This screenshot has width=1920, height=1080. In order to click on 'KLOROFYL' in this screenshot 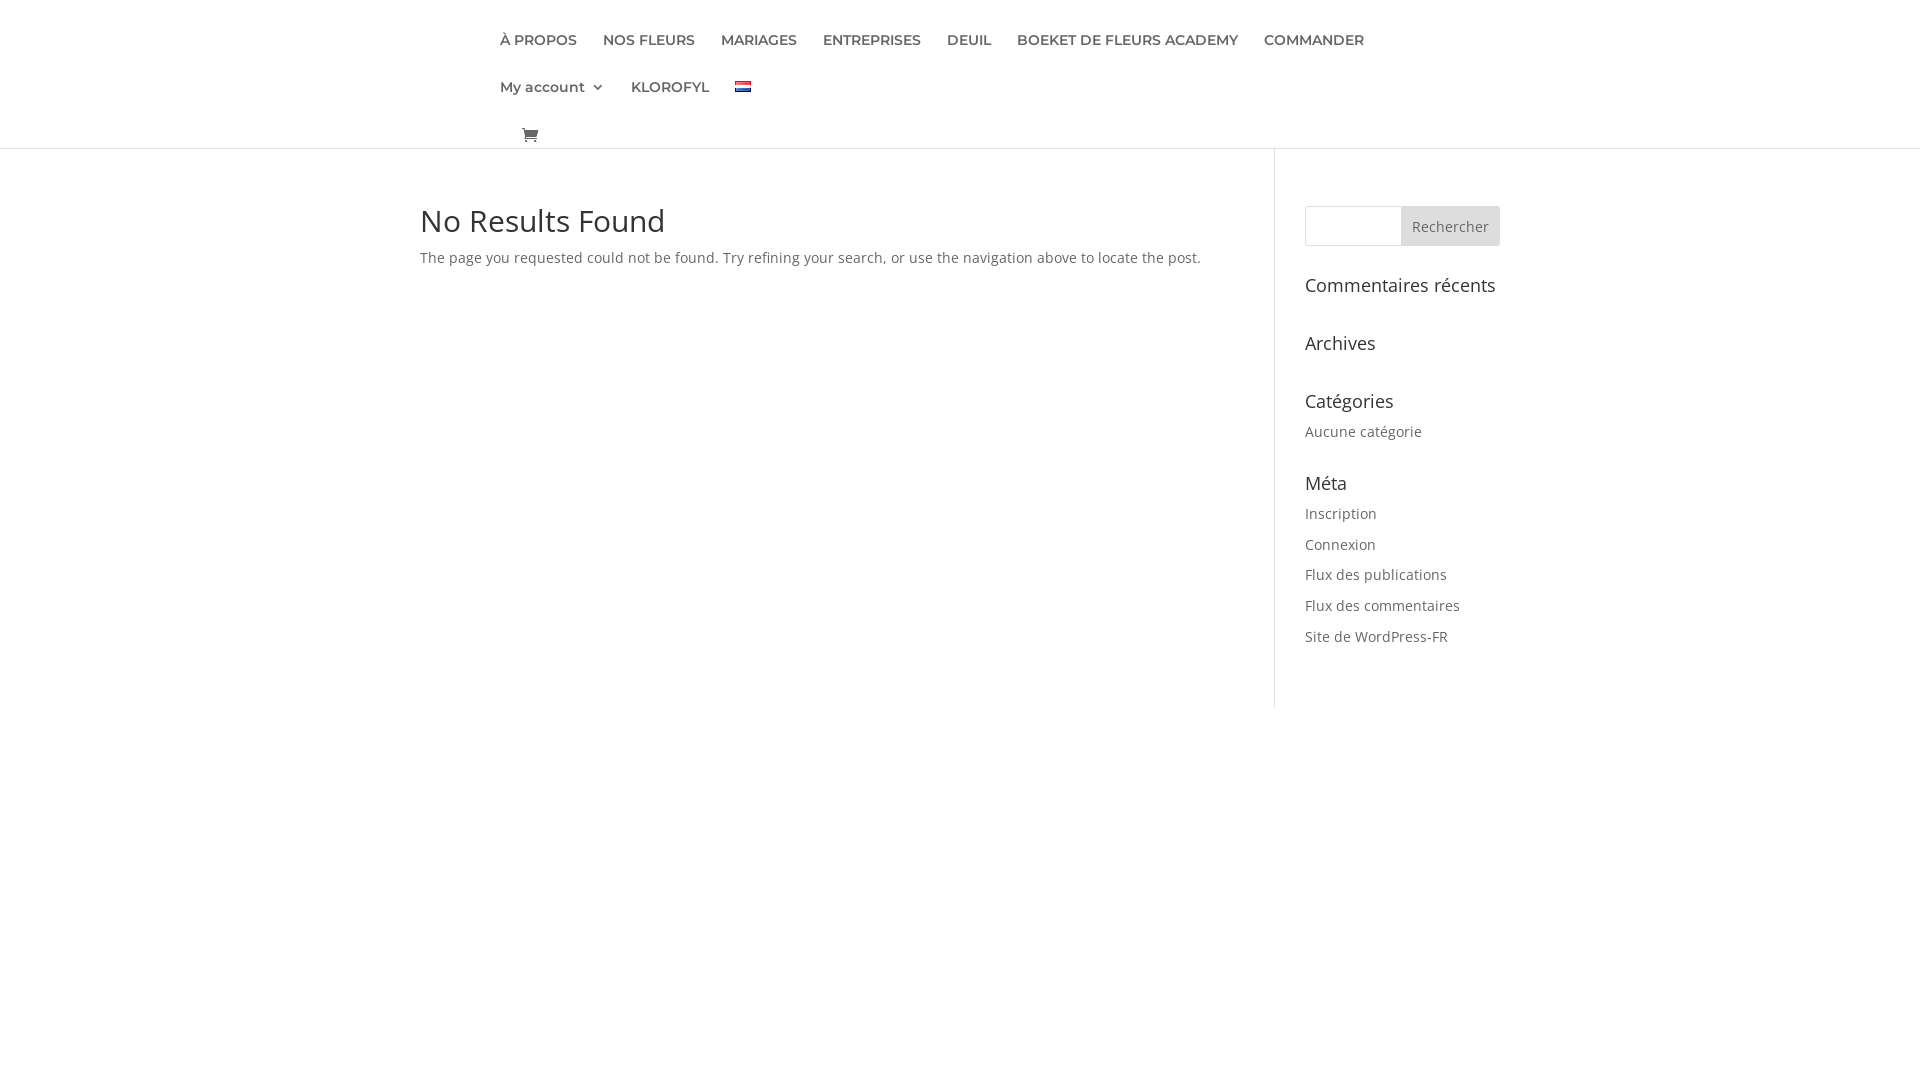, I will do `click(670, 103)`.